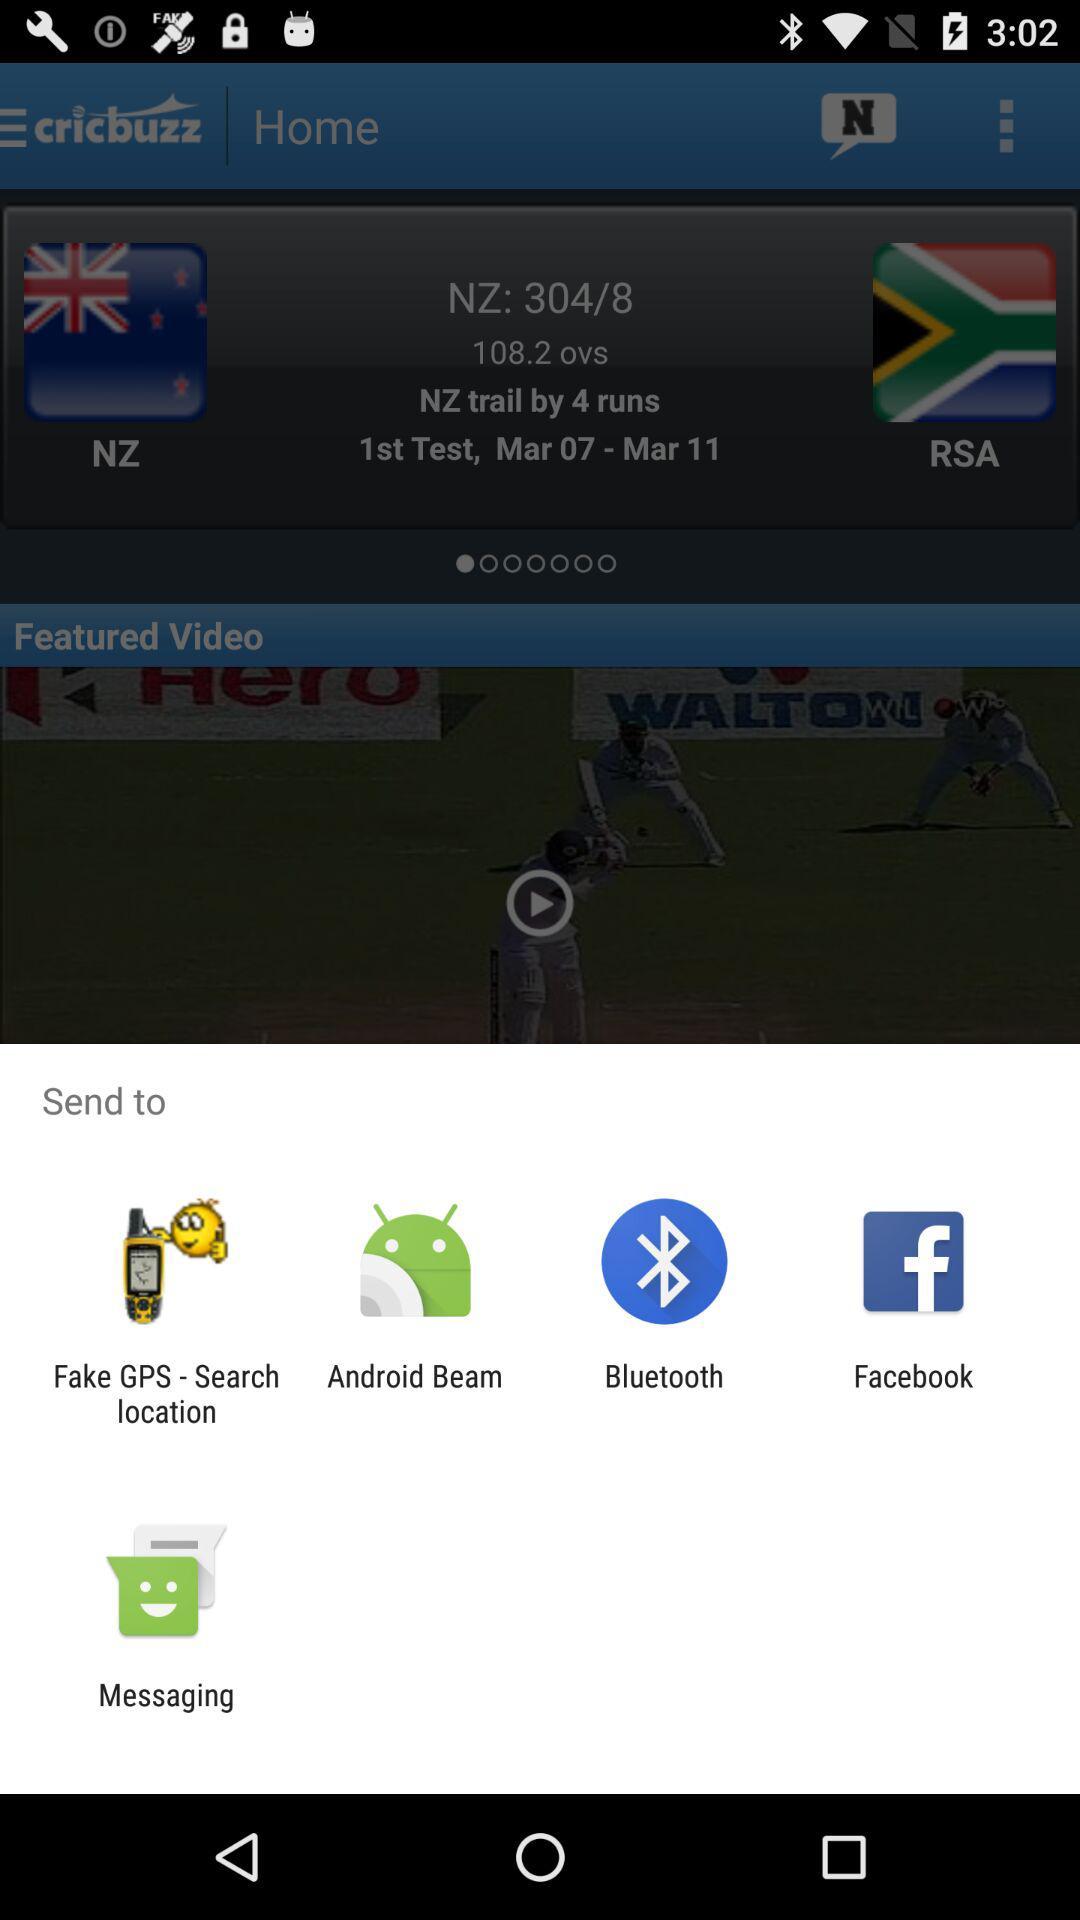 The width and height of the screenshot is (1080, 1920). Describe the element at coordinates (913, 1392) in the screenshot. I see `app at the bottom right corner` at that location.